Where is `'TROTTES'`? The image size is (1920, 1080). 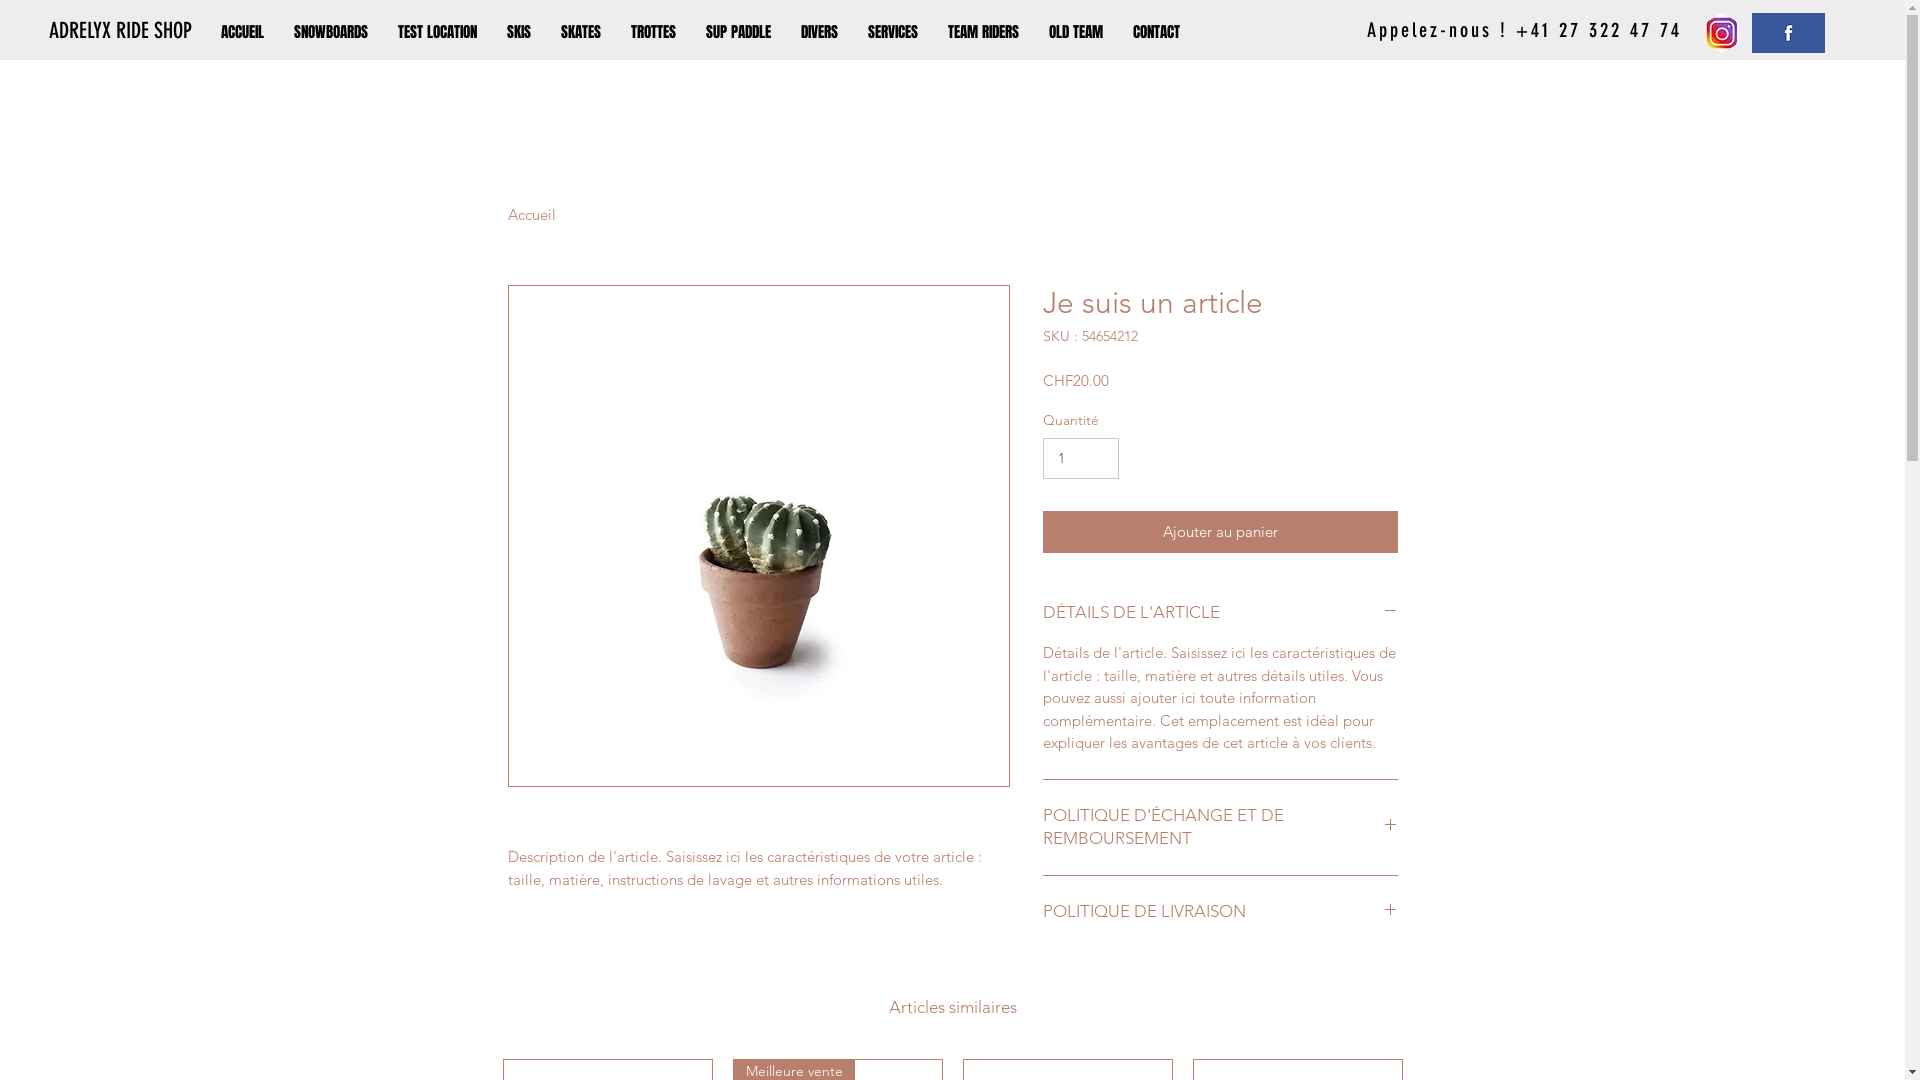
'TROTTES' is located at coordinates (614, 31).